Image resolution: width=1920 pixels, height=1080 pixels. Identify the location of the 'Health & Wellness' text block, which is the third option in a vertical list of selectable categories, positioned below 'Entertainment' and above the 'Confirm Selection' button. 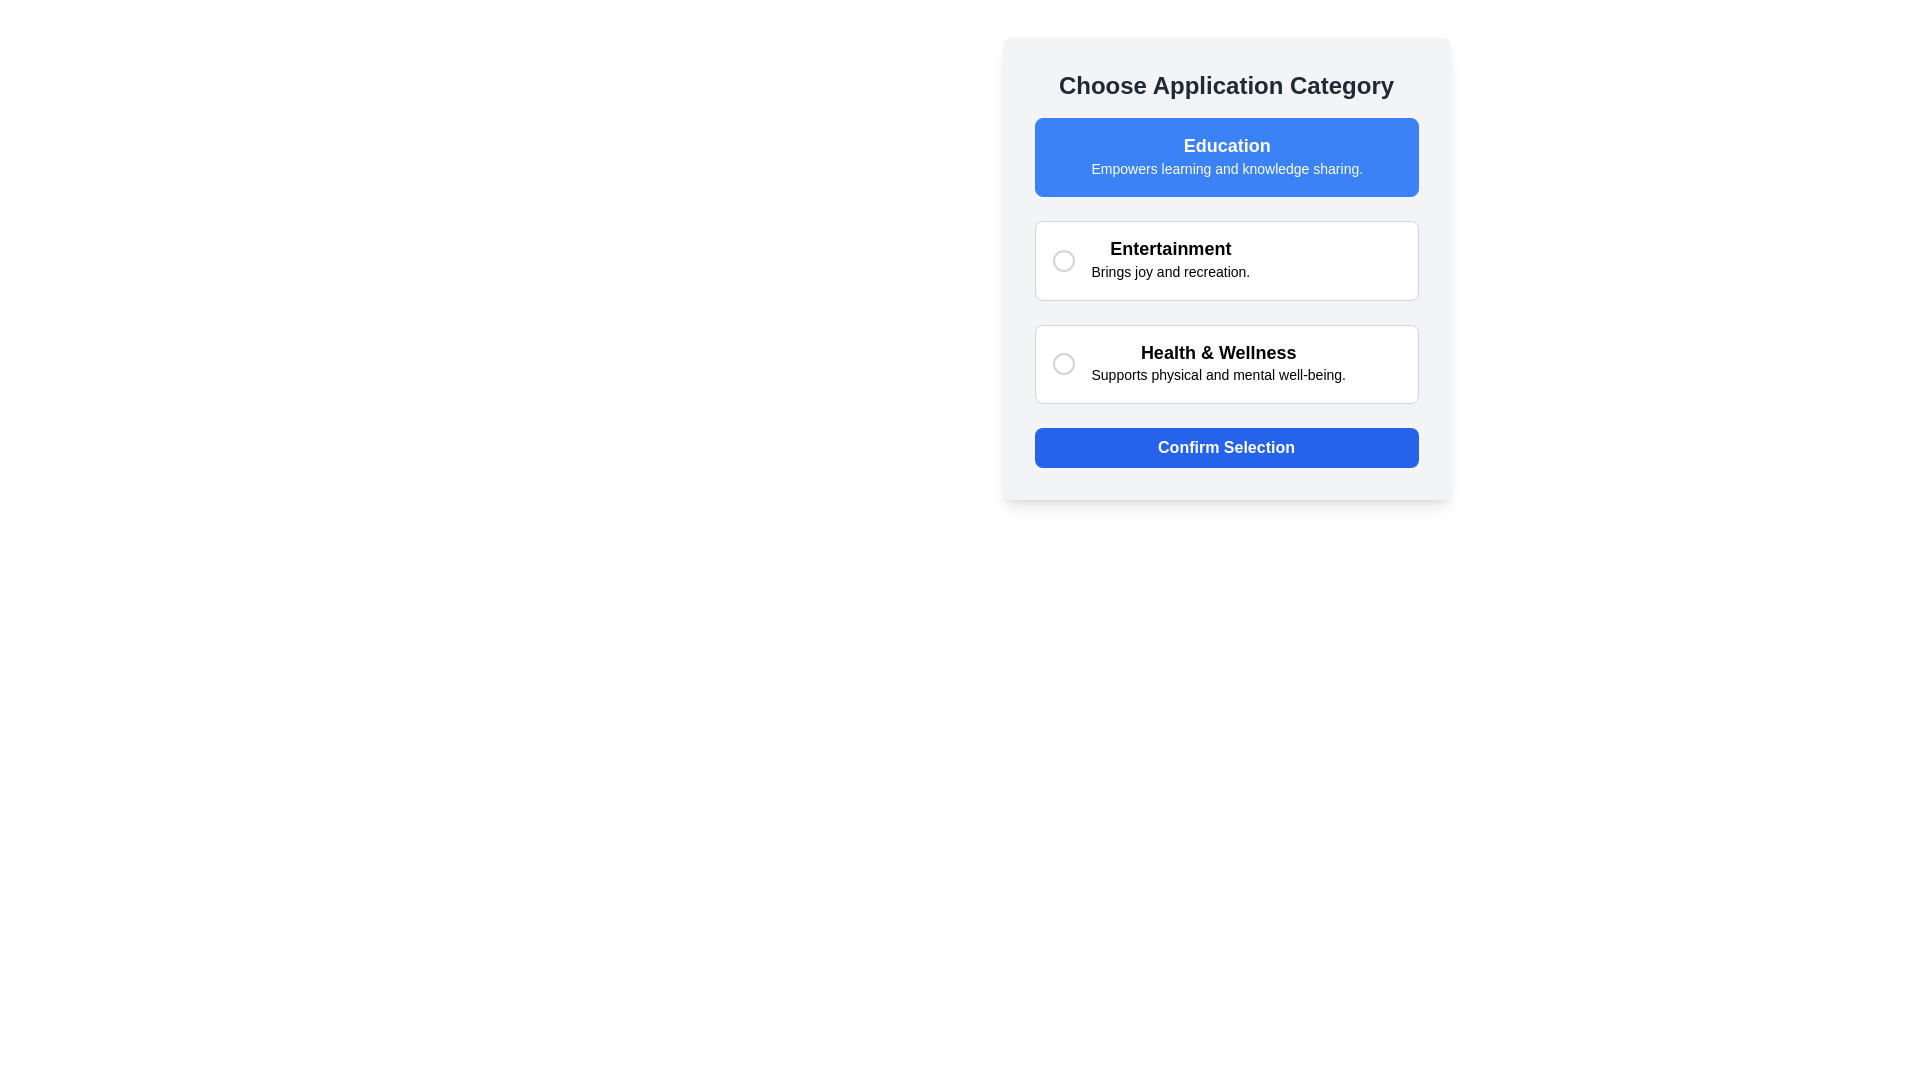
(1217, 364).